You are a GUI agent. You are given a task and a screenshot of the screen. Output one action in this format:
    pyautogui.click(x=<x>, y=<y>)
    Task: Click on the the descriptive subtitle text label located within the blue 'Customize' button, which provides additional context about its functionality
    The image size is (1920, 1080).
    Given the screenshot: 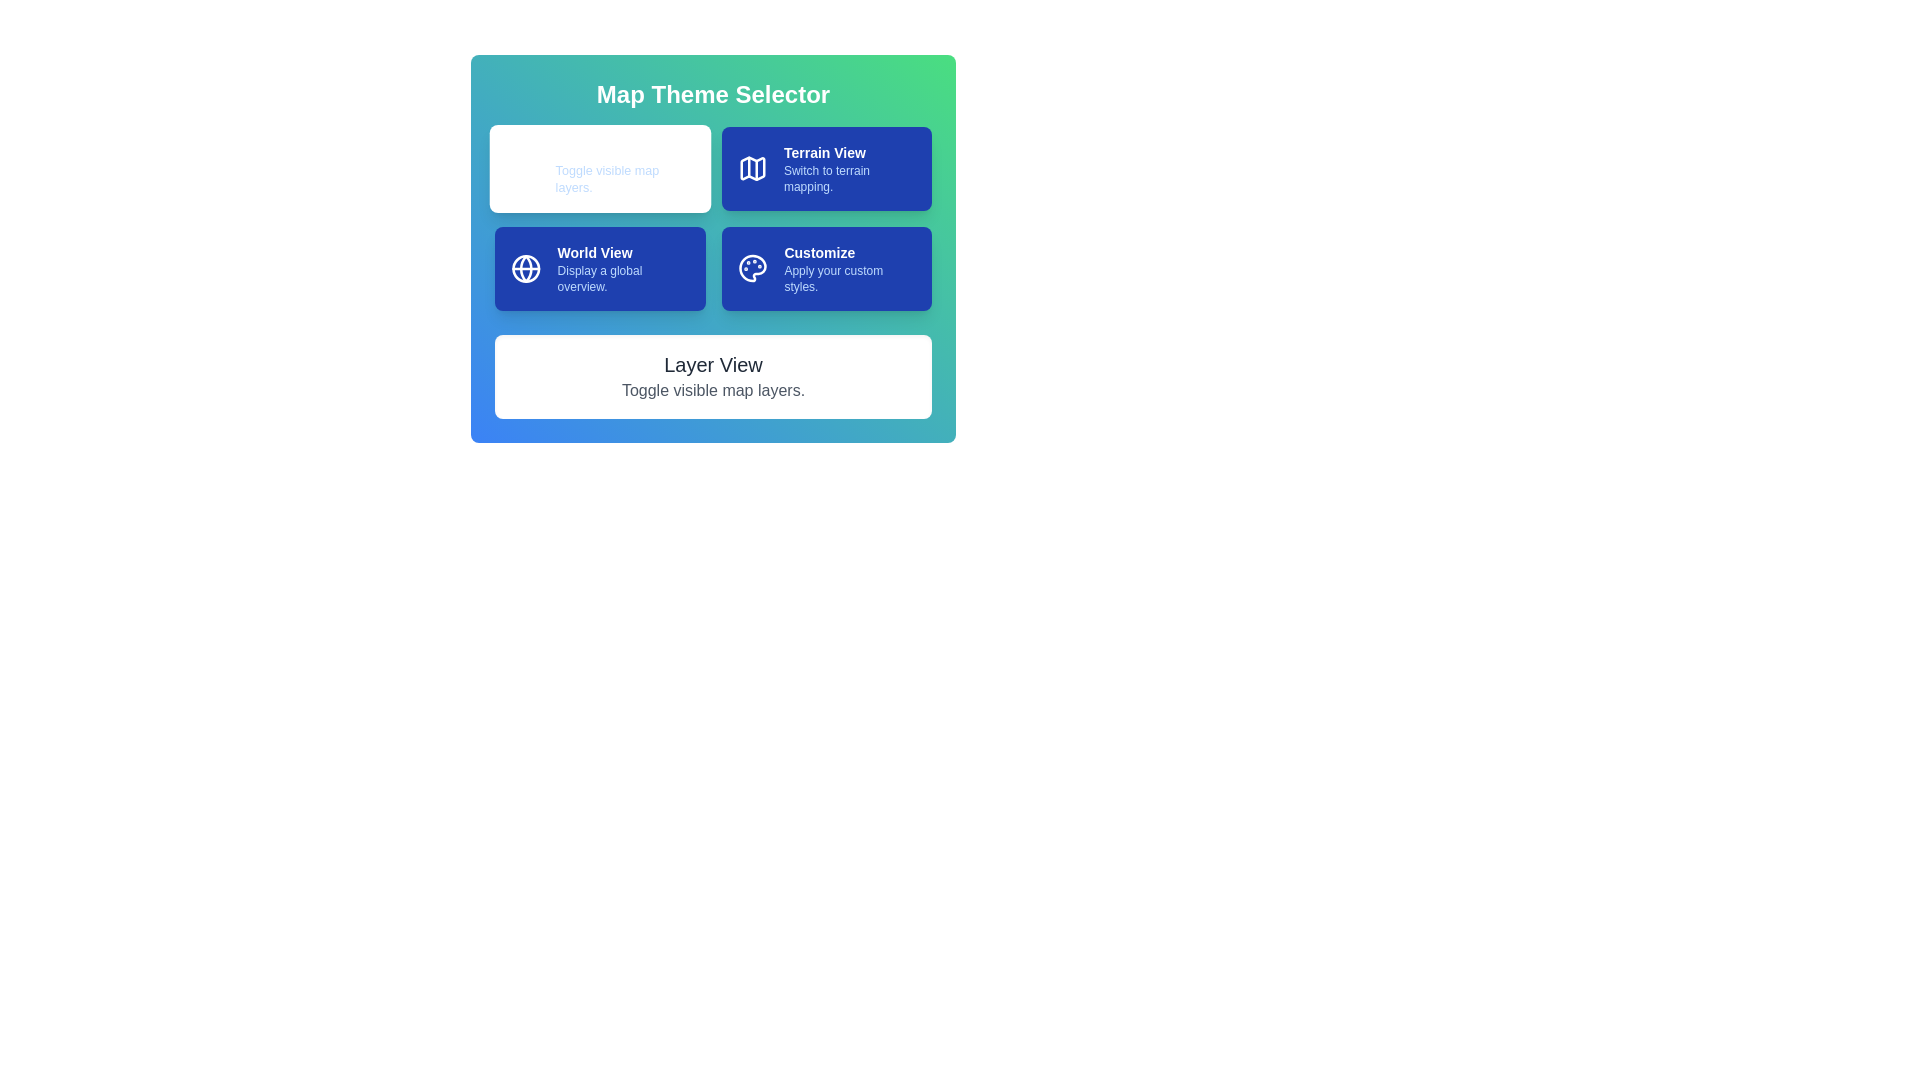 What is the action you would take?
    pyautogui.click(x=850, y=278)
    